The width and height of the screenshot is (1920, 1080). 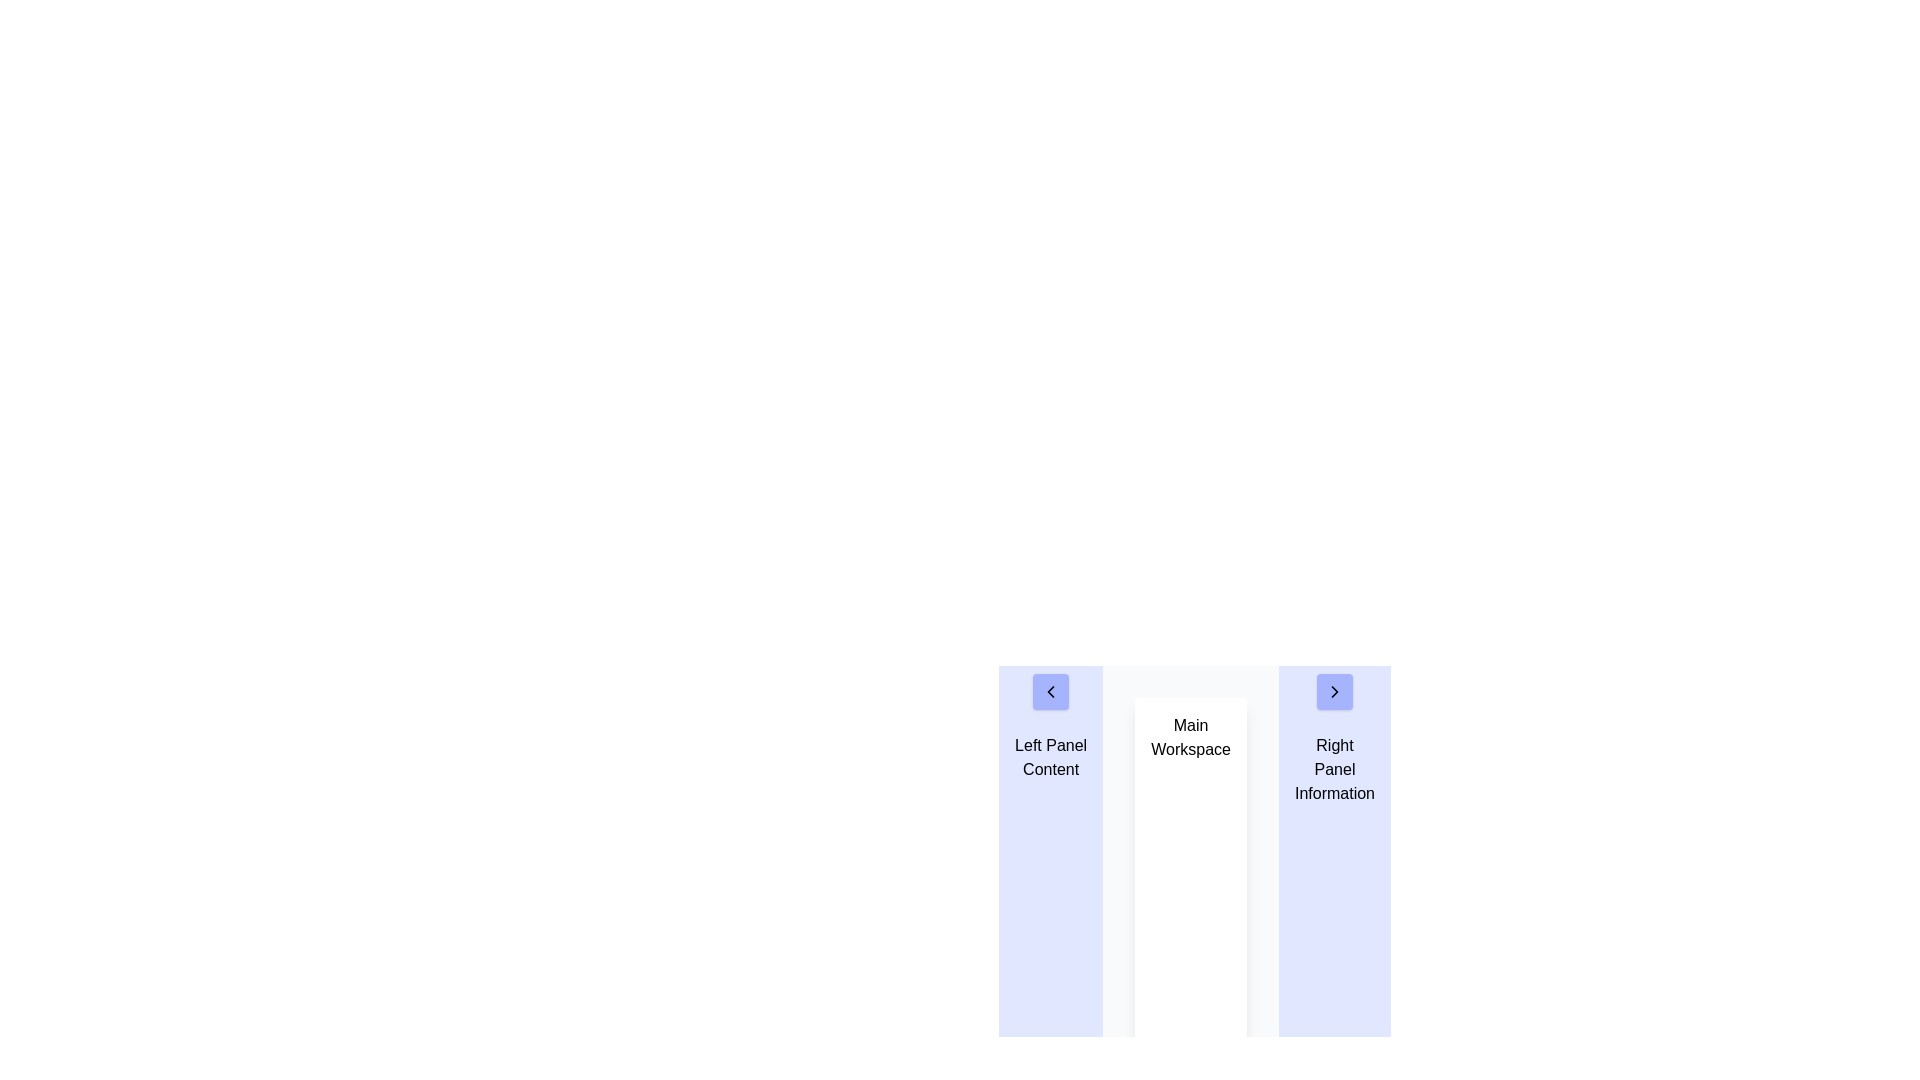 What do you see at coordinates (1050, 690) in the screenshot?
I see `the button with a left-pointing chevron icon located near the top of the left panel, above the text 'Left Panel Content'` at bounding box center [1050, 690].